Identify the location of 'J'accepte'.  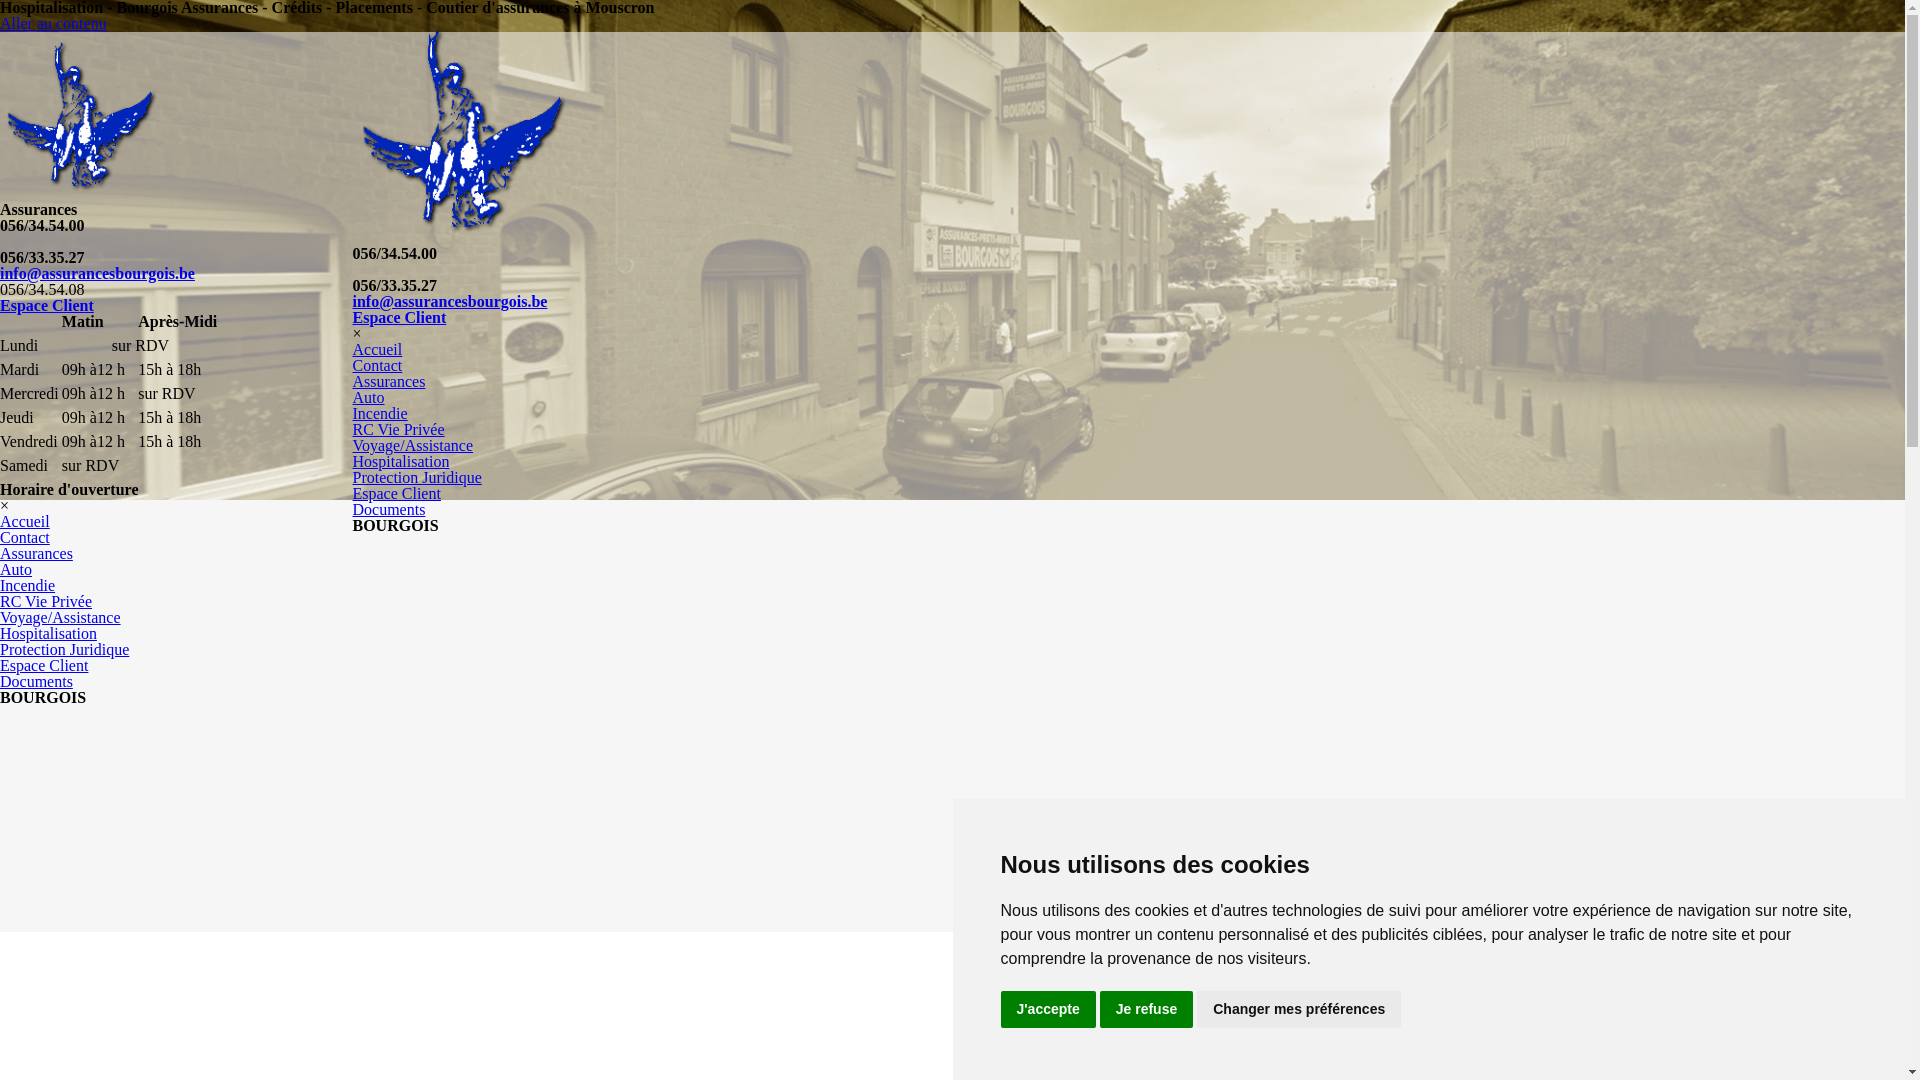
(1046, 1009).